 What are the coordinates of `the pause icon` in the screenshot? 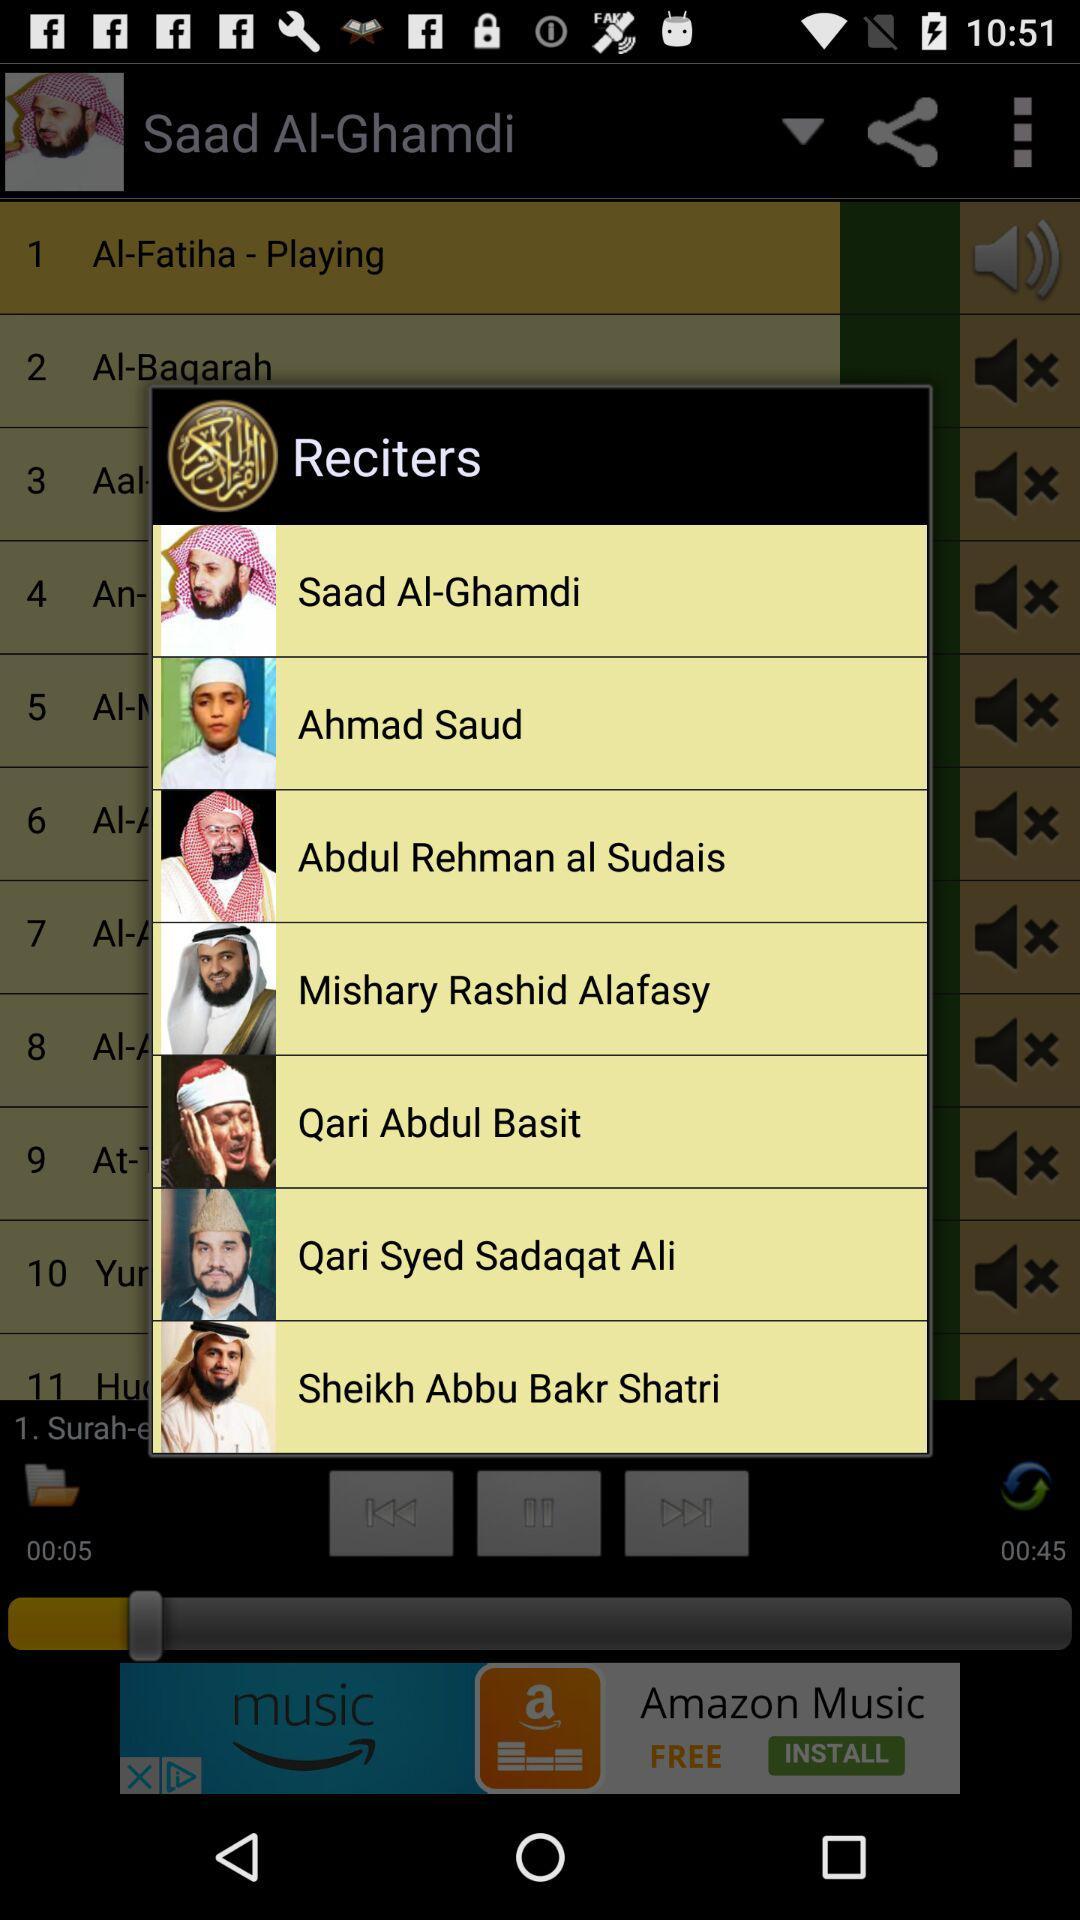 It's located at (538, 1626).